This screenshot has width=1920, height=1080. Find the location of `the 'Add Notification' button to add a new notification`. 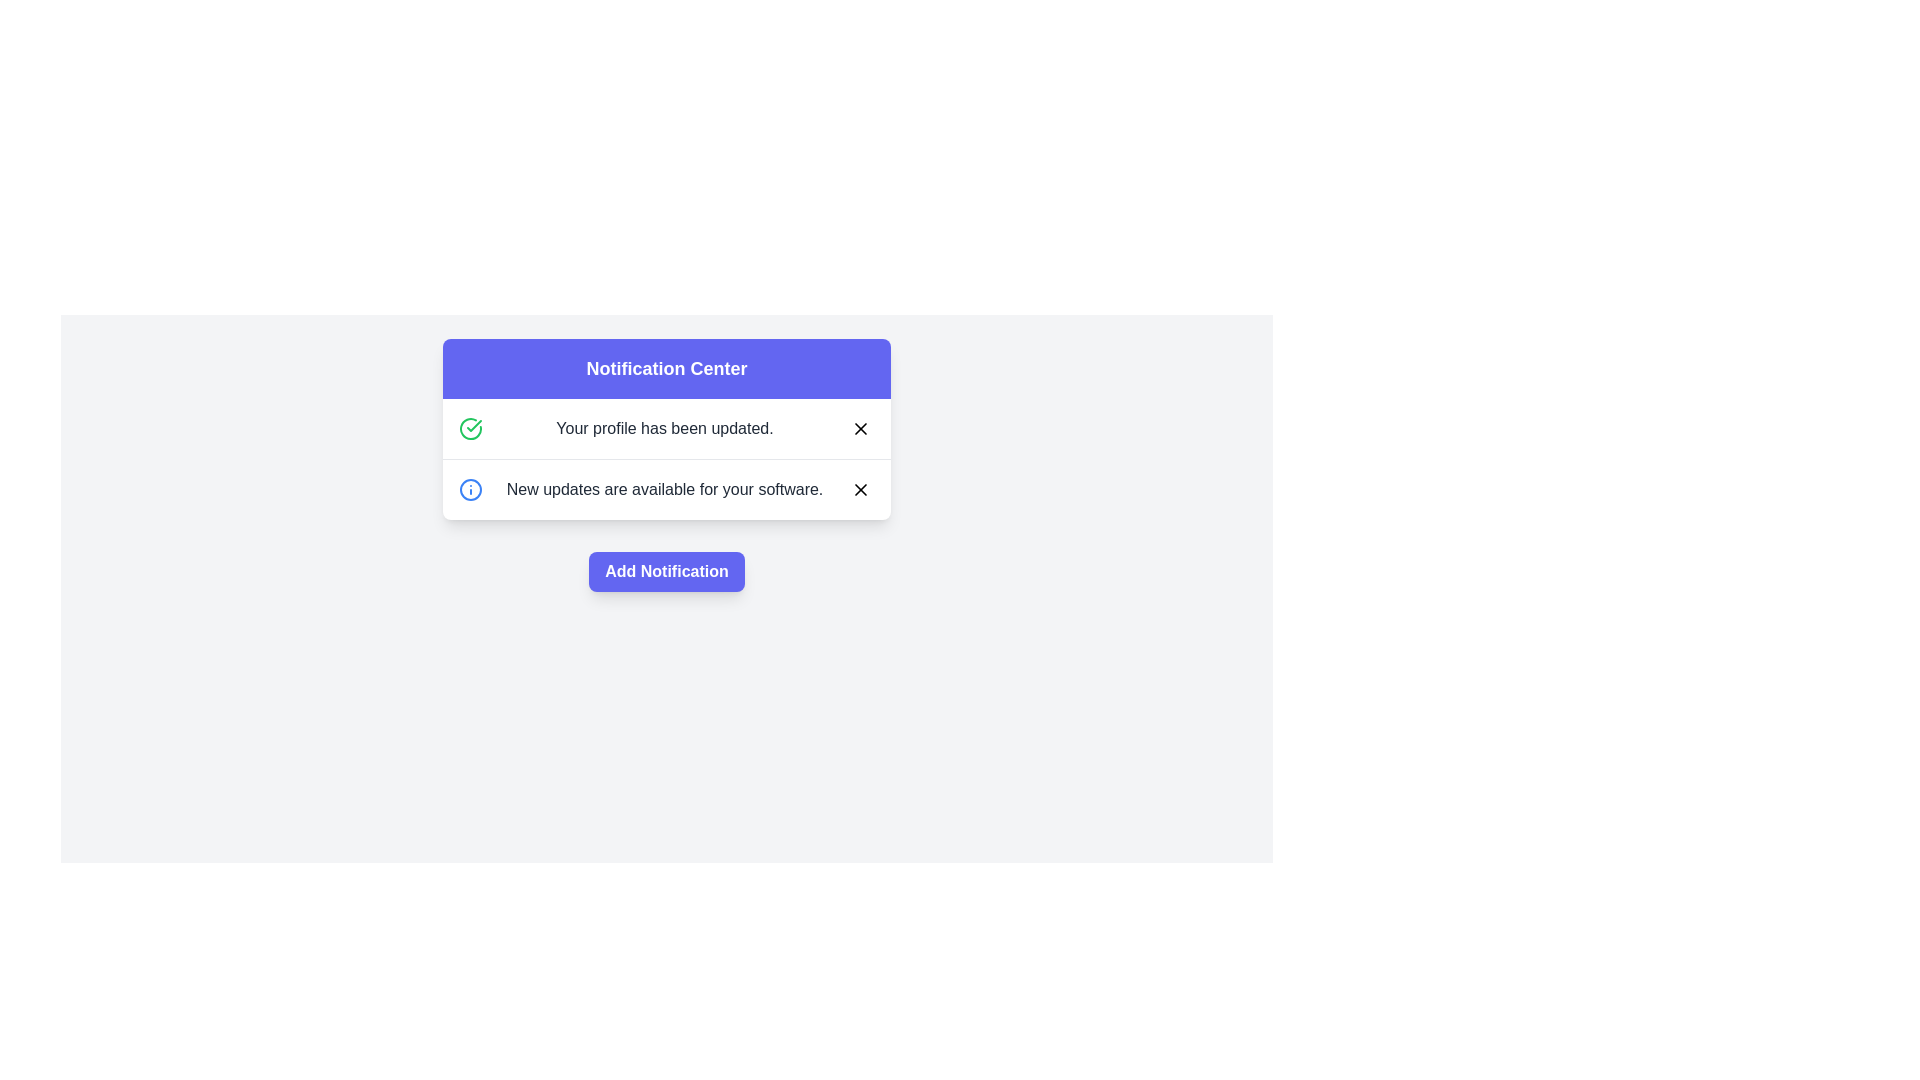

the 'Add Notification' button to add a new notification is located at coordinates (667, 571).